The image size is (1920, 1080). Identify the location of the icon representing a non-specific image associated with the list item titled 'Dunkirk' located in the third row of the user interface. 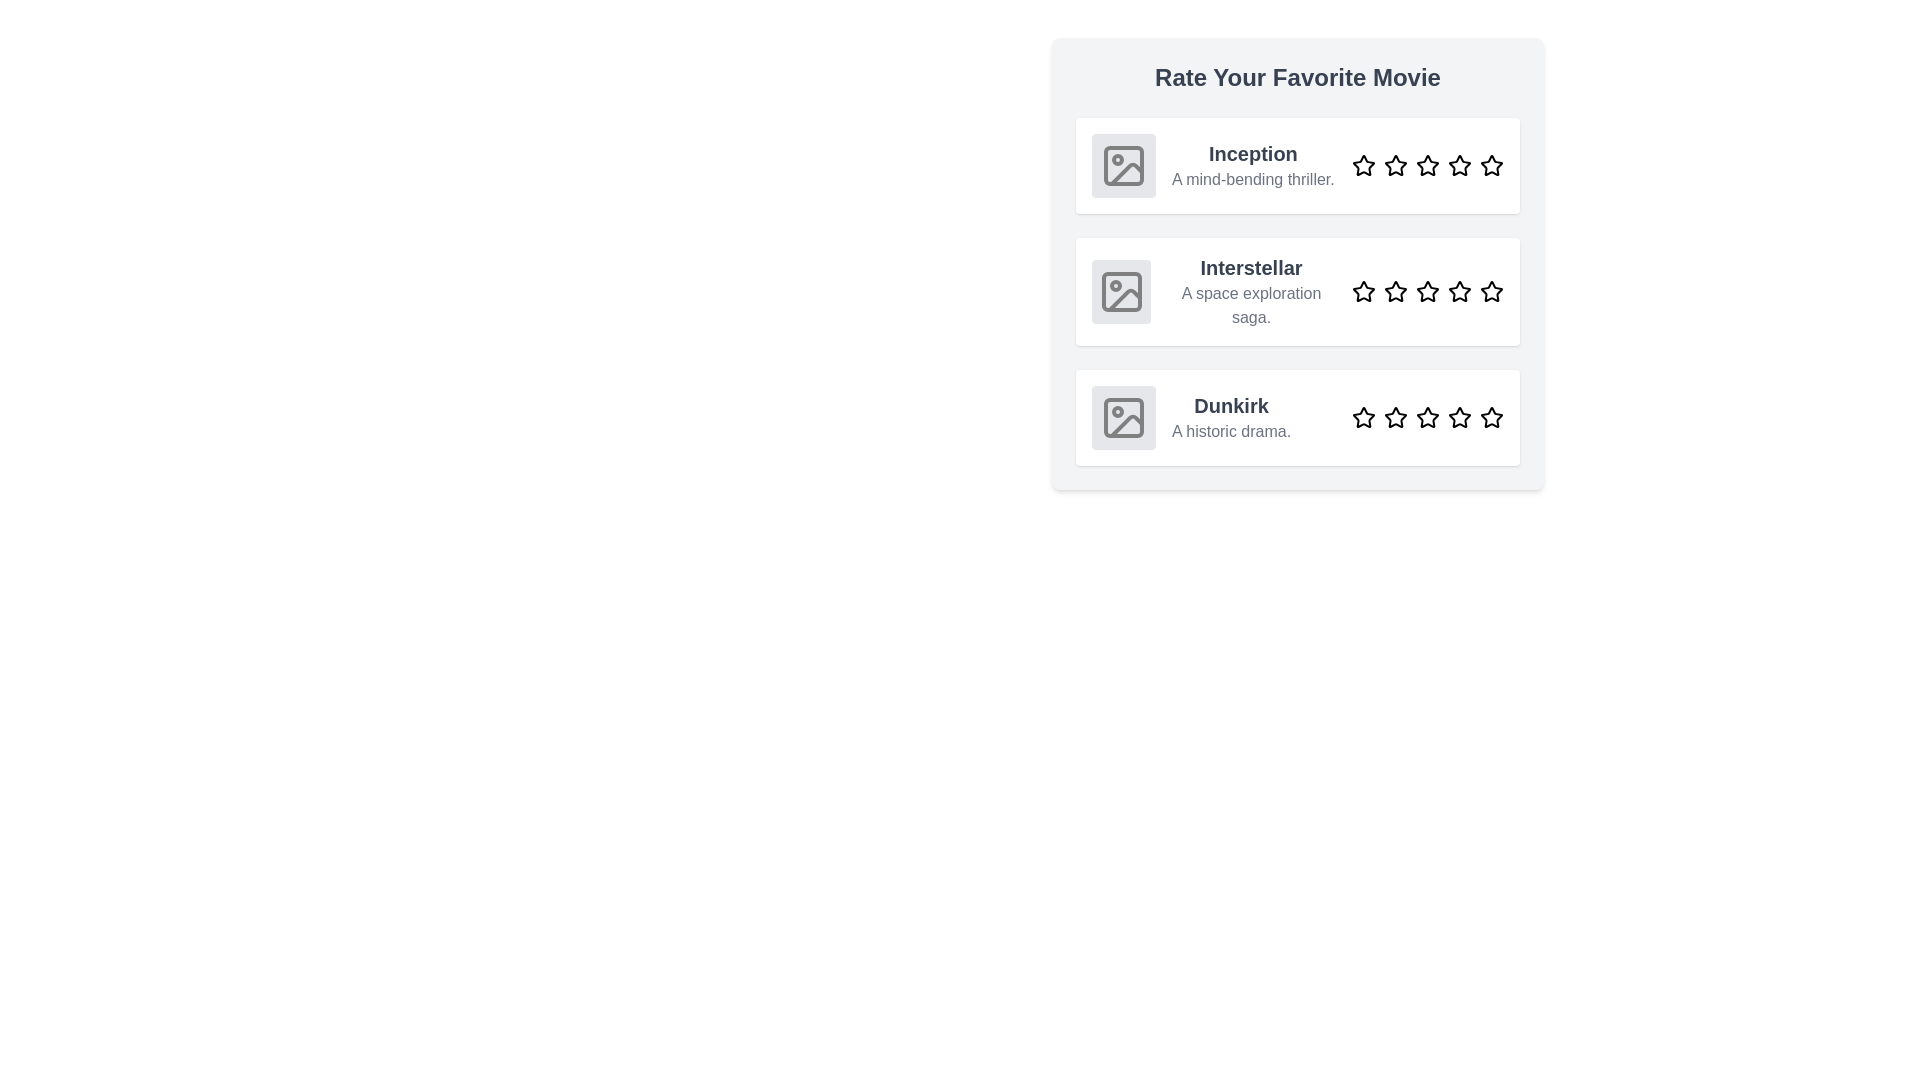
(1123, 416).